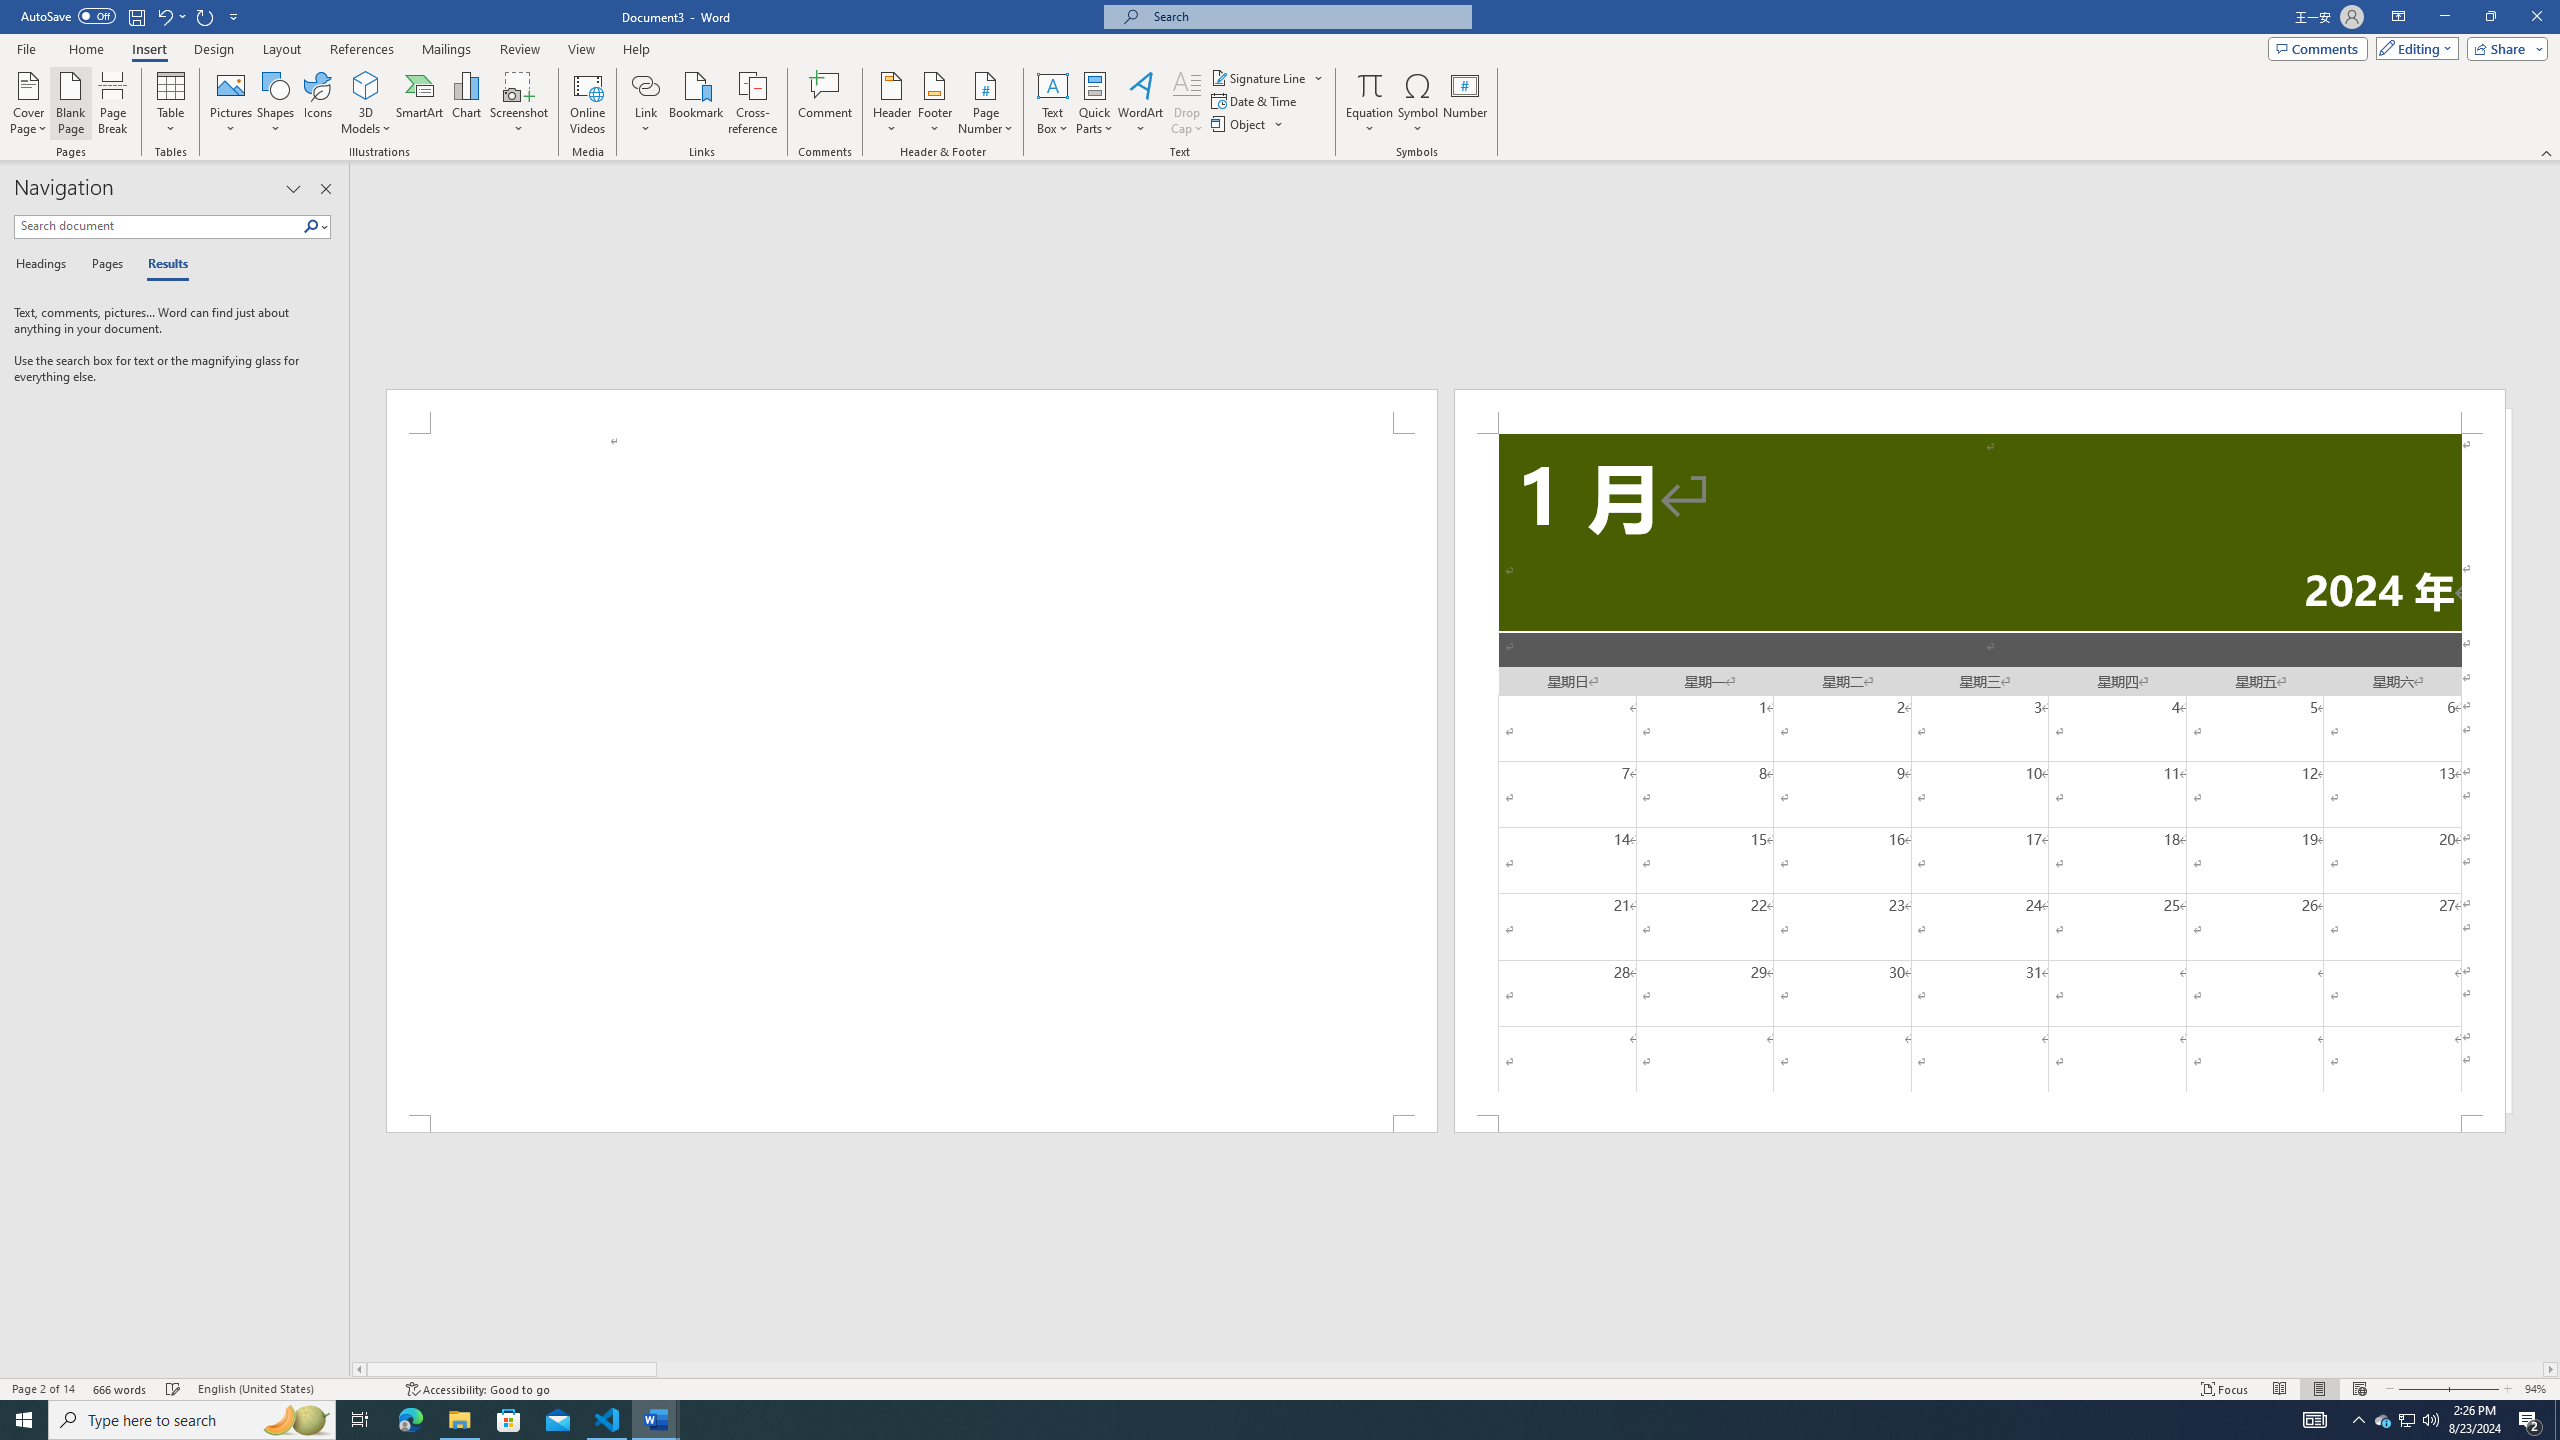 This screenshot has height=1440, width=2560. Describe the element at coordinates (587, 103) in the screenshot. I see `'Online Videos...'` at that location.